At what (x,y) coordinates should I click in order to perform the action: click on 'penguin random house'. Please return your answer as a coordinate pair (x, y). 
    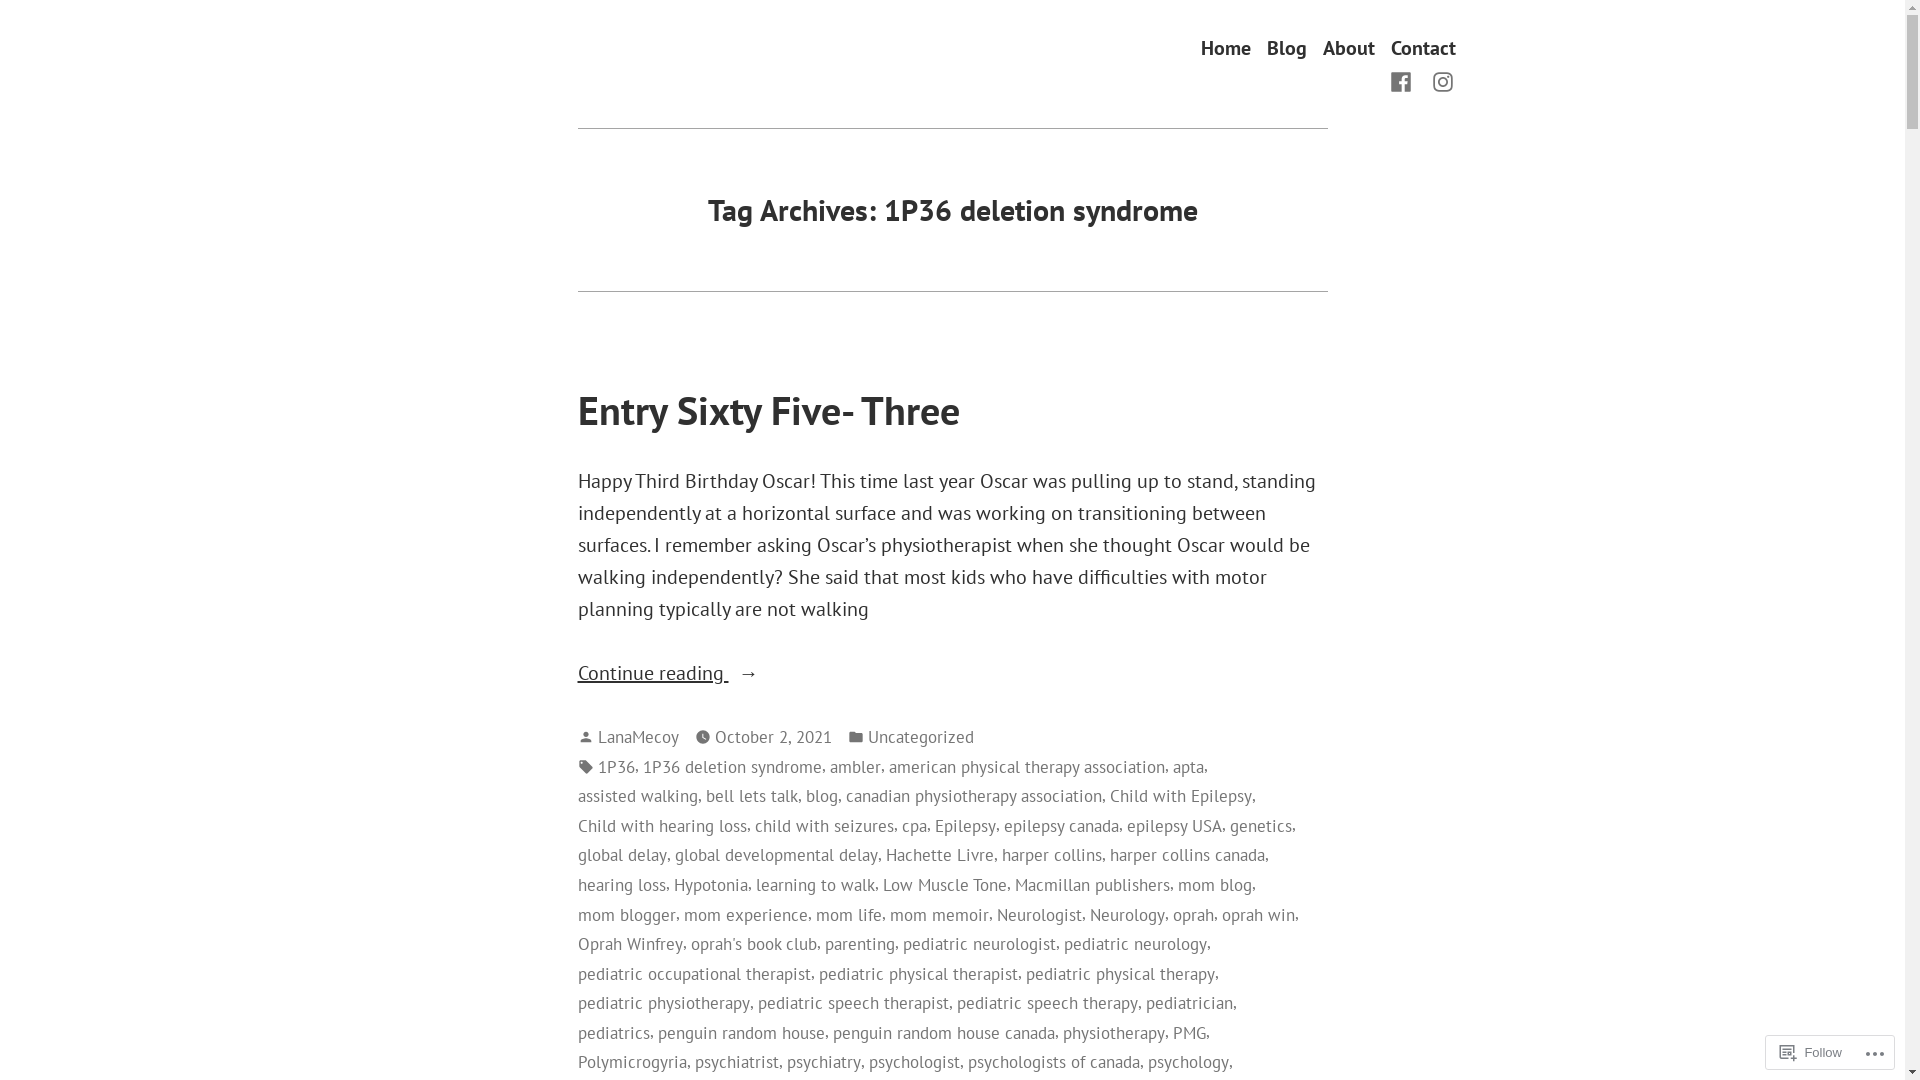
    Looking at the image, I should click on (740, 1033).